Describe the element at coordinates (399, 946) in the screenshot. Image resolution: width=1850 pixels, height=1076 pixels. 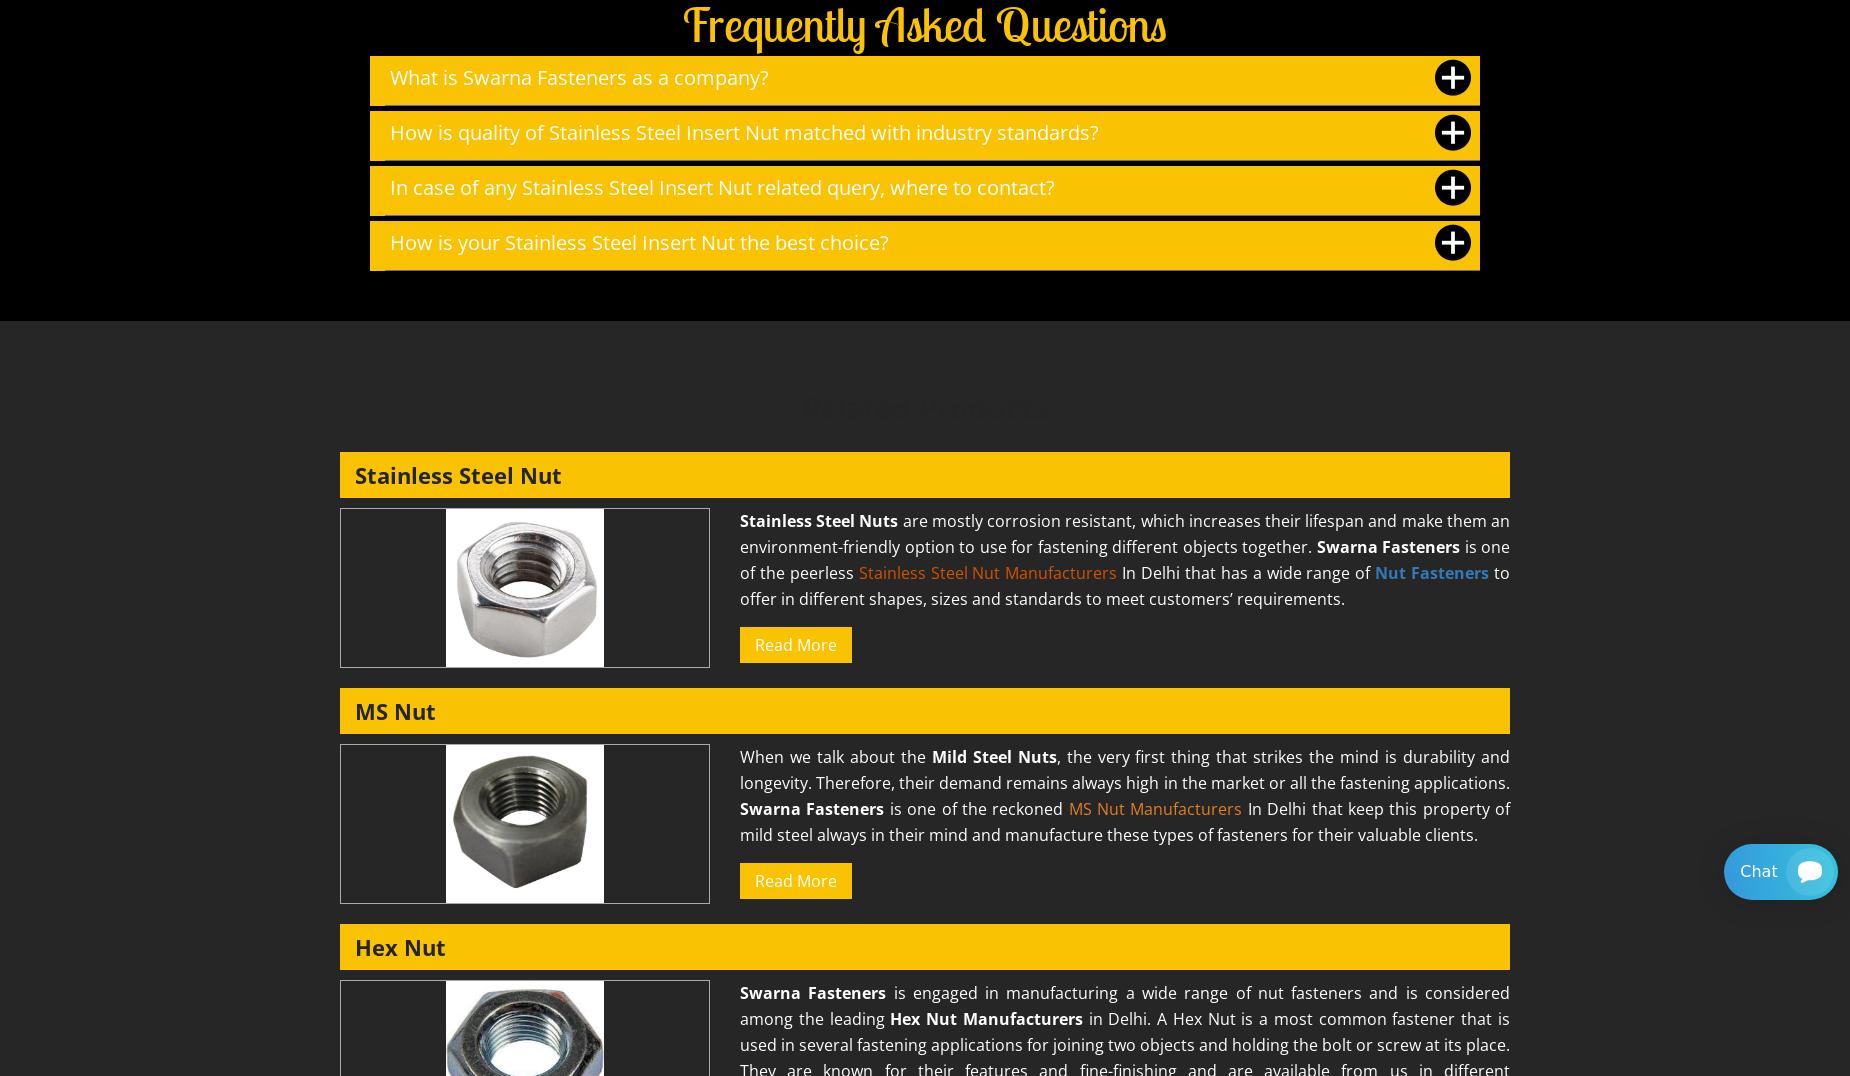
I see `'Hex Nut'` at that location.